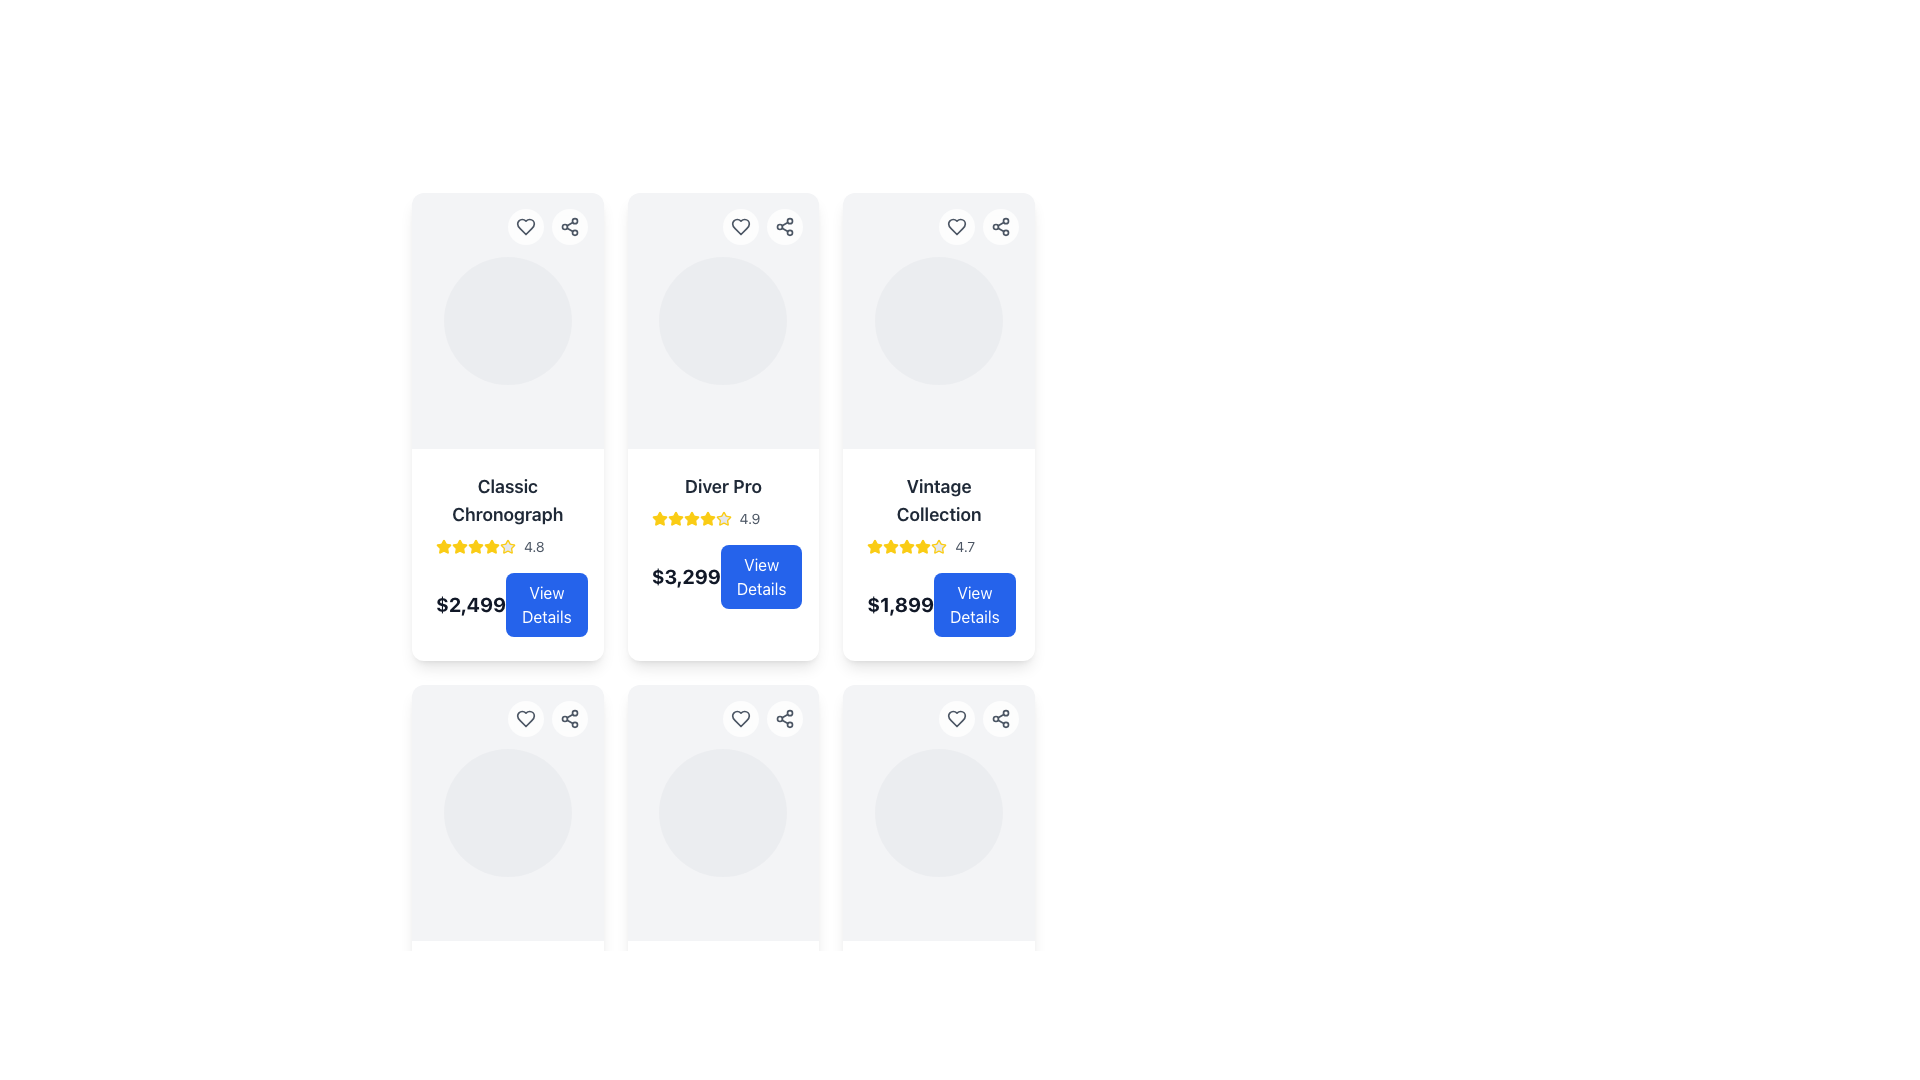 The height and width of the screenshot is (1080, 1920). I want to click on the heart-shaped icon outlined in dark gray located in the upper-left region of the middle card in the bottom row to mark an item as favorite, so click(525, 717).